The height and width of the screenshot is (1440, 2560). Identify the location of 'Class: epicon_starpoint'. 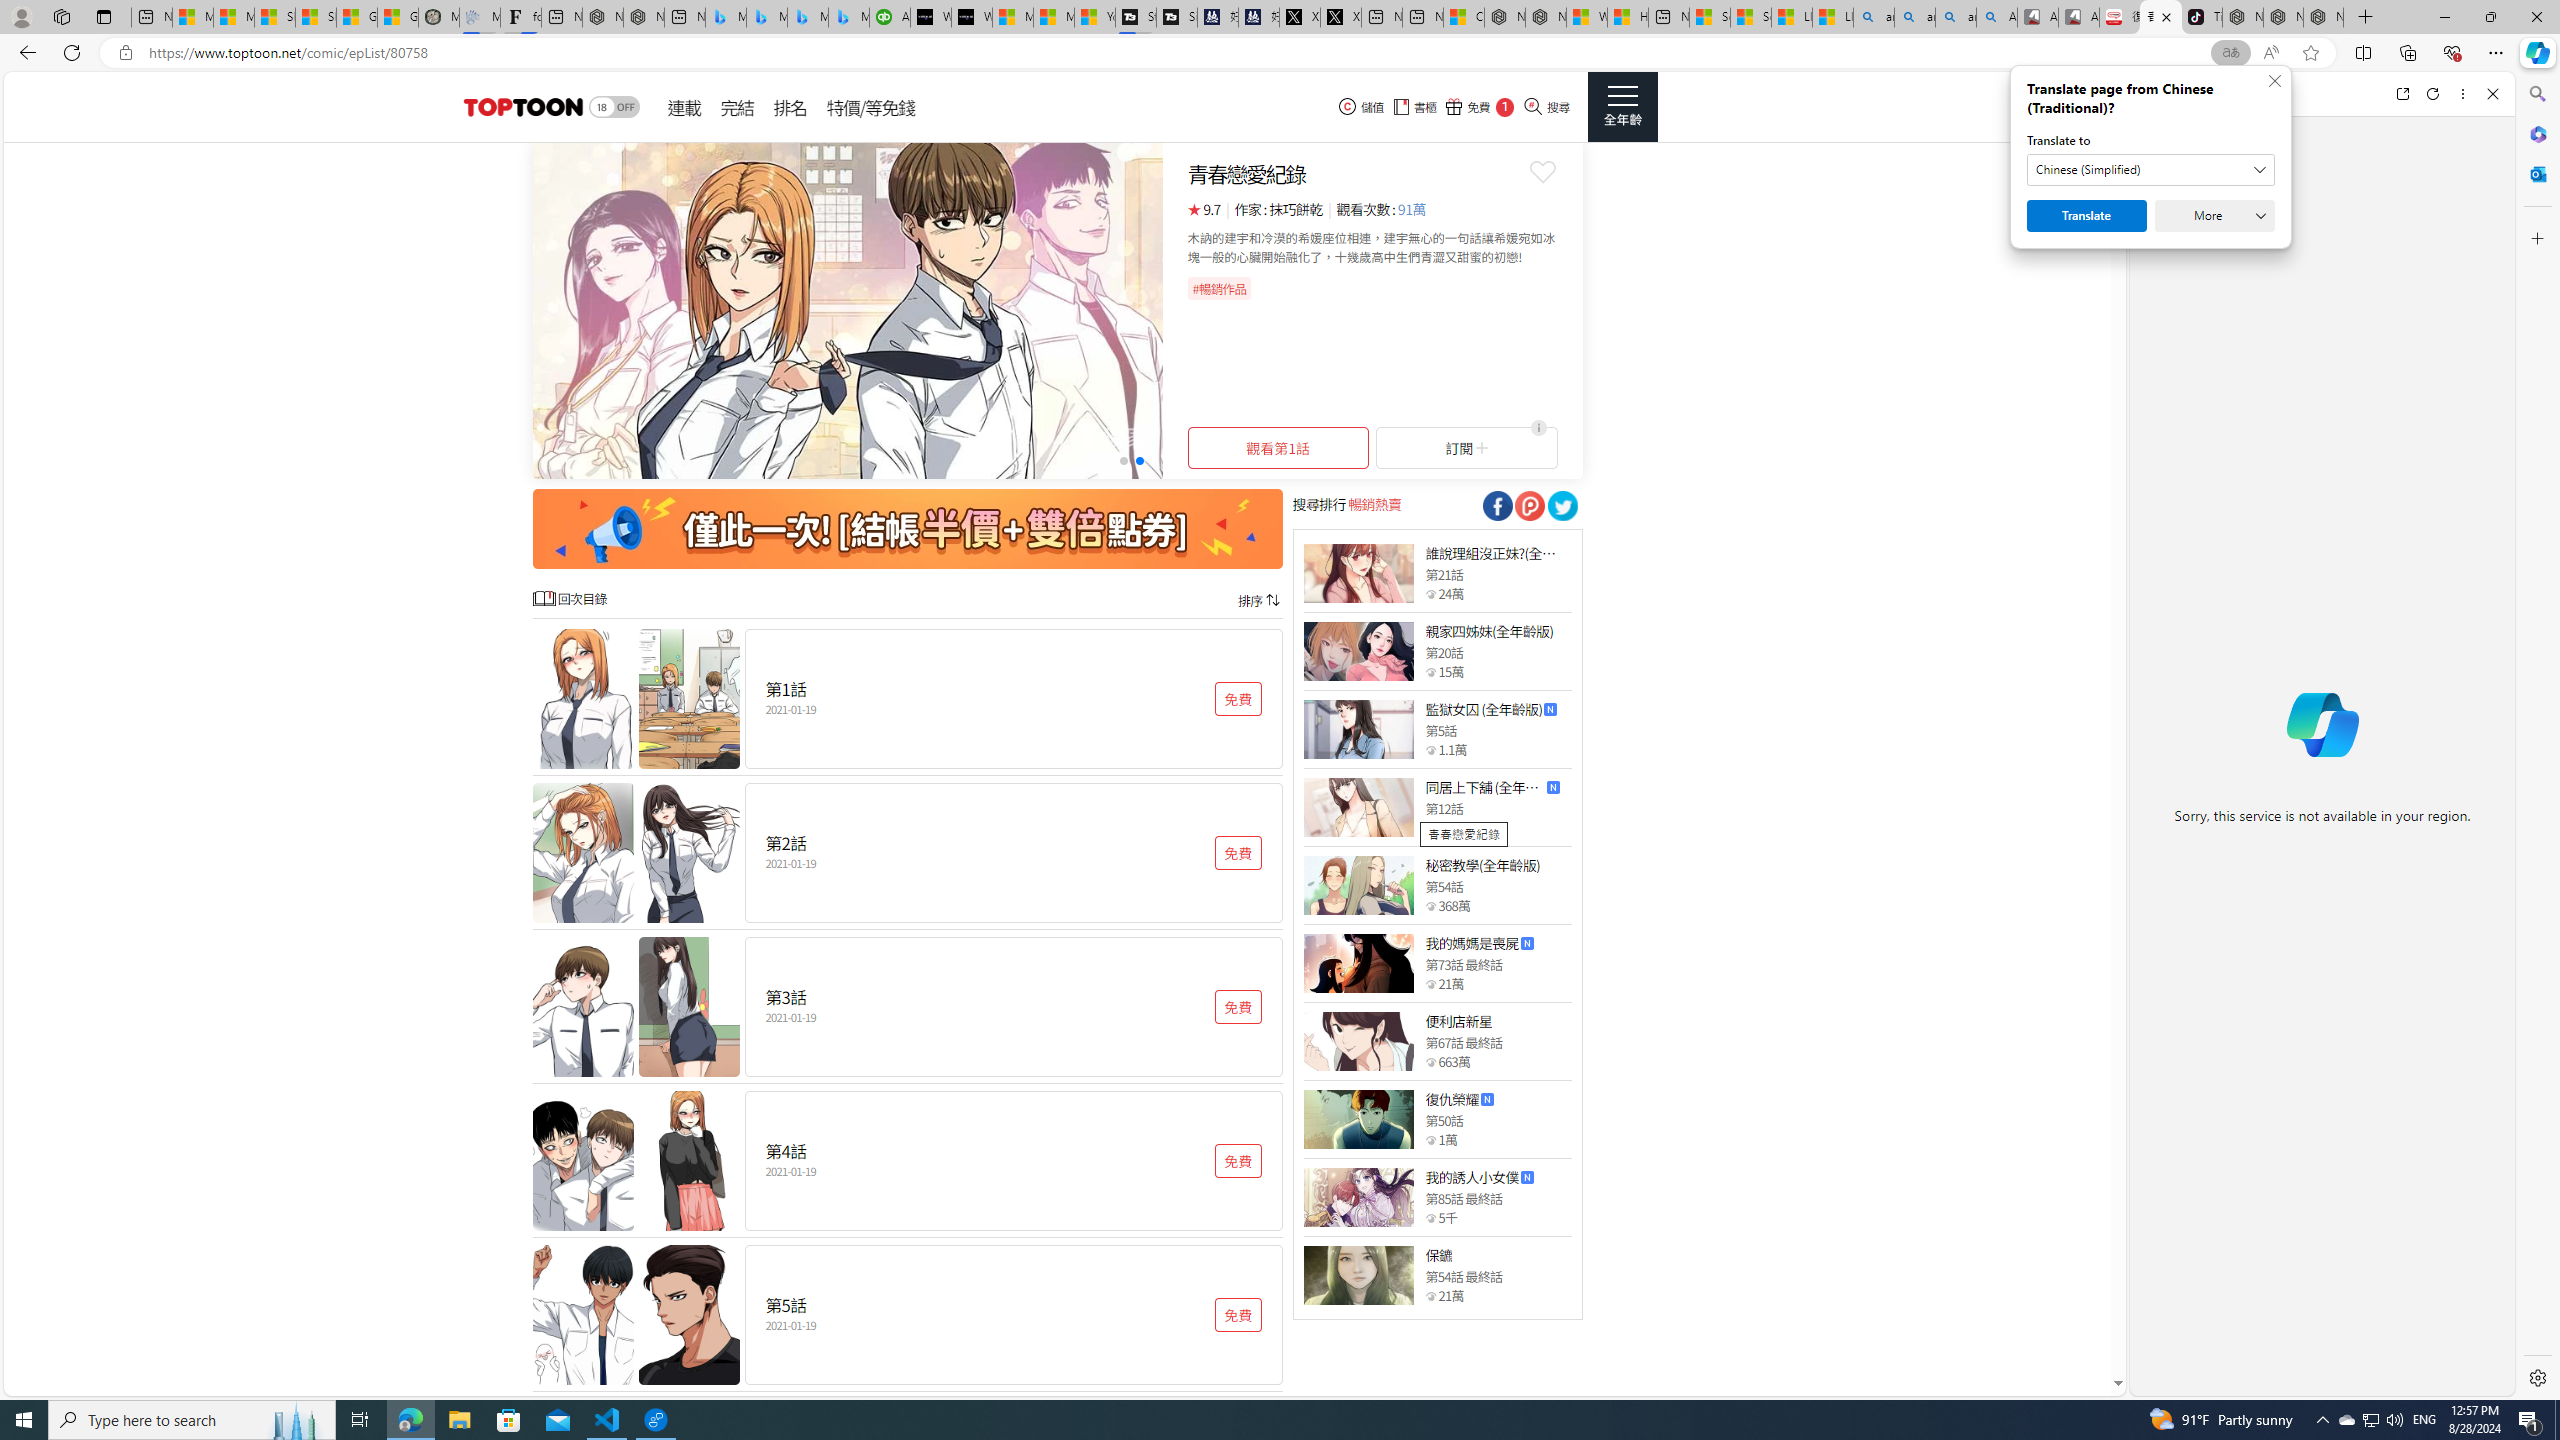
(1430, 1295).